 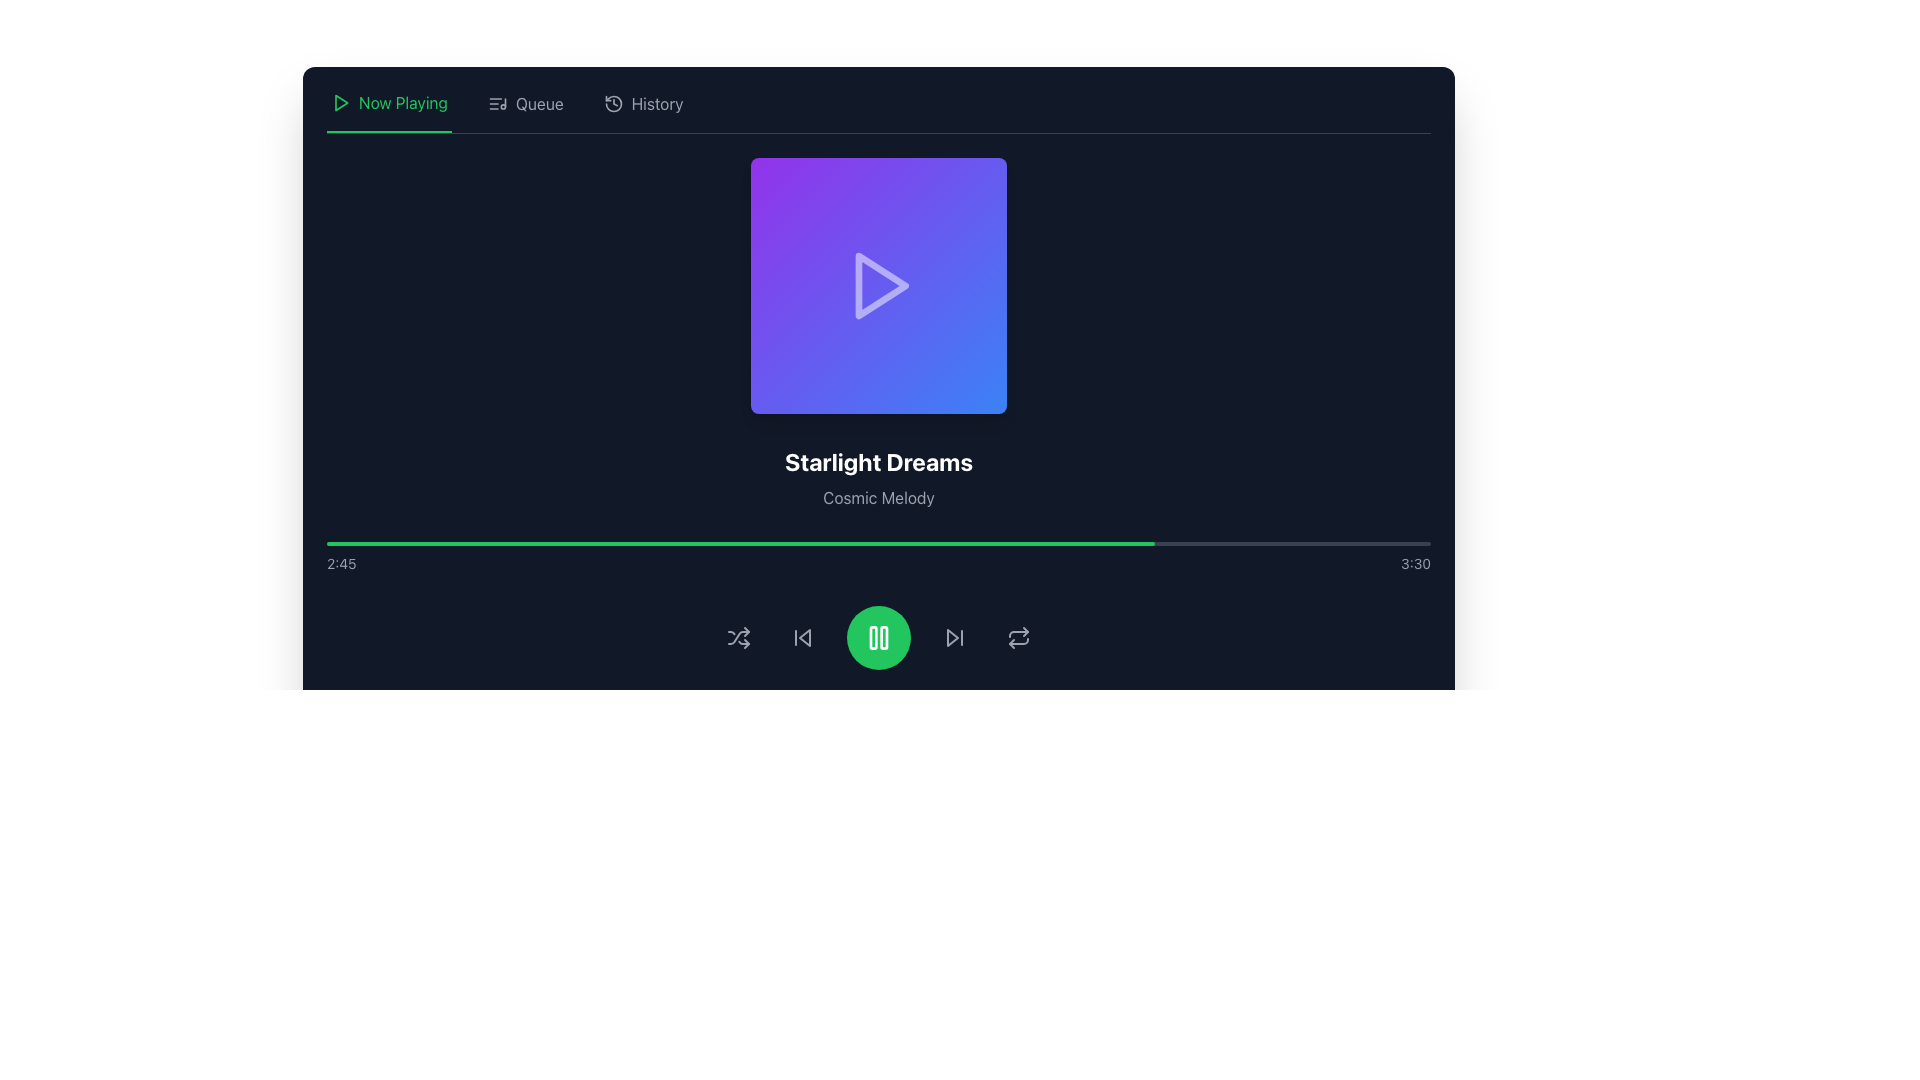 What do you see at coordinates (873, 637) in the screenshot?
I see `the left vertical bar of the pause button icon, which is a green rectangular shape located at the center of the bottom control bar of the music player` at bounding box center [873, 637].